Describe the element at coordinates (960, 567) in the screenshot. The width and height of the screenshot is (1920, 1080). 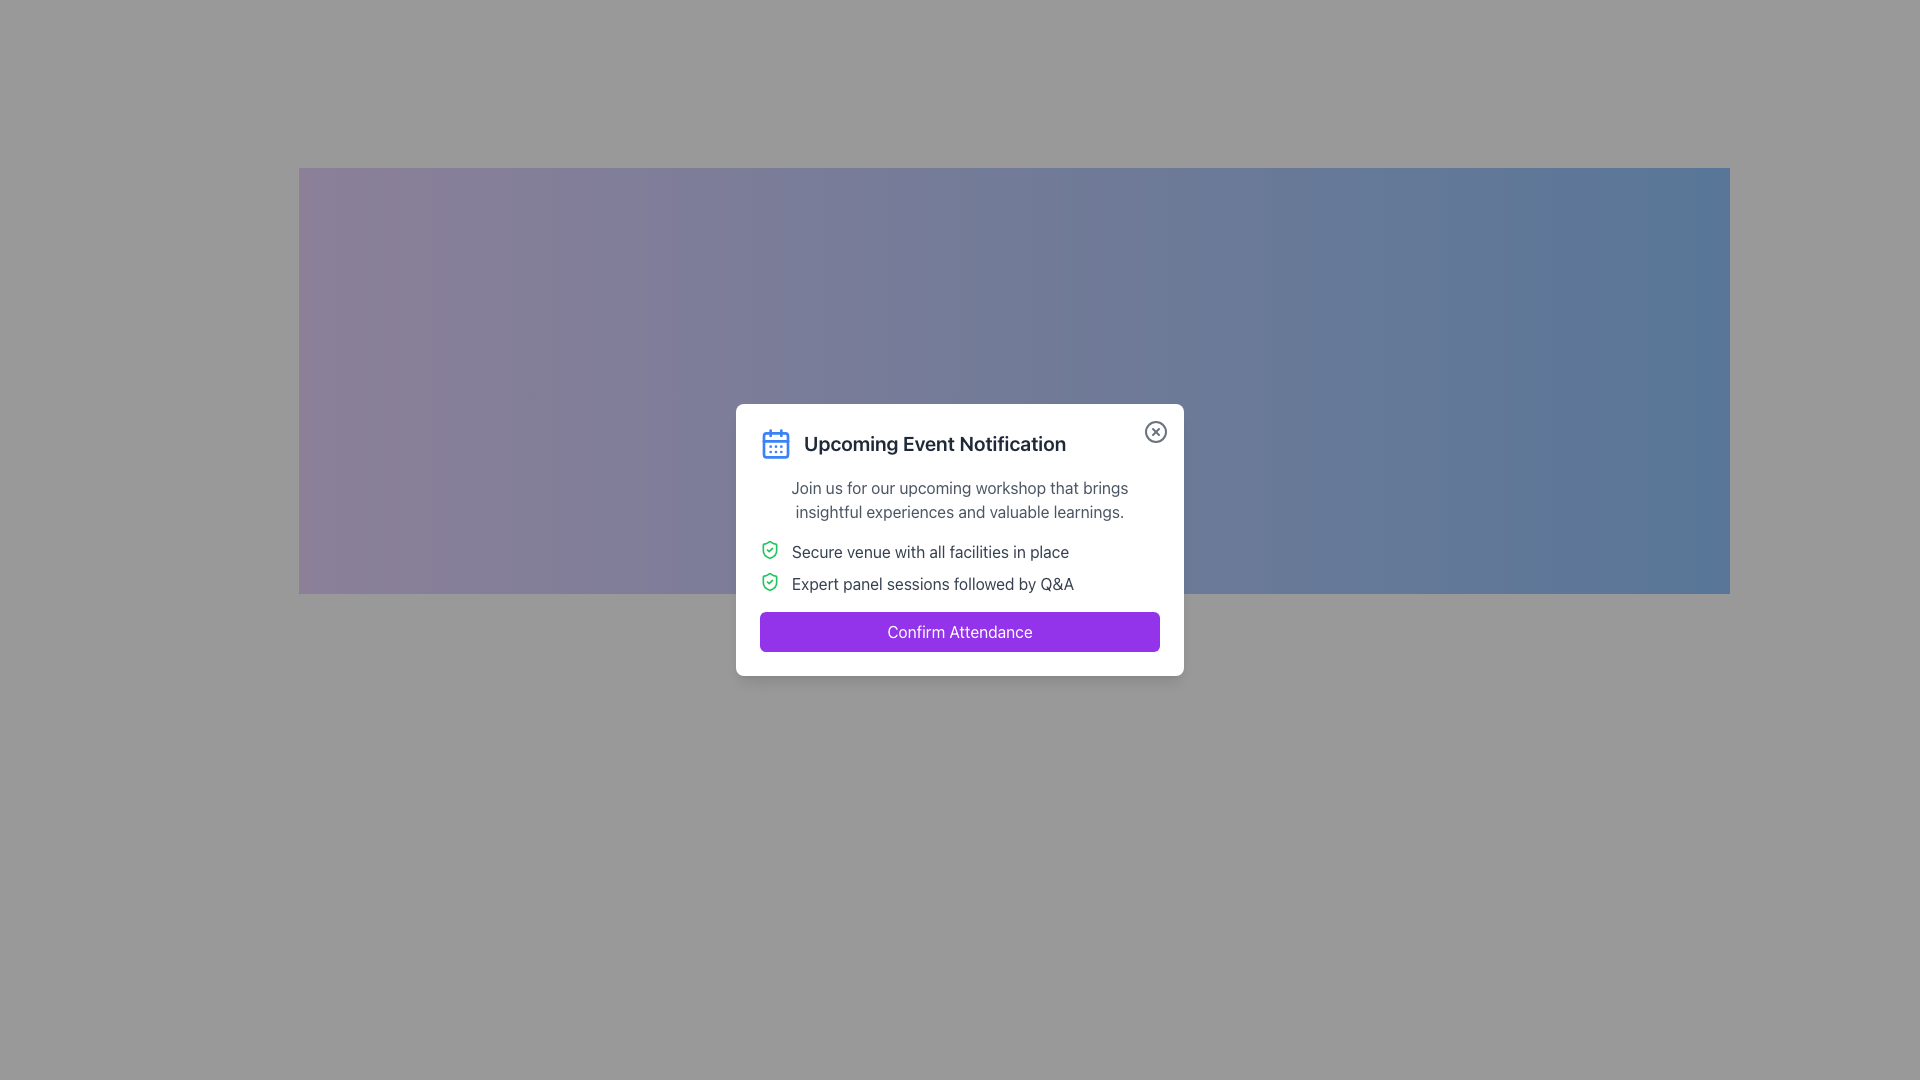
I see `the descriptive text element within the notification card that informs users about event features such as the venue and session format` at that location.